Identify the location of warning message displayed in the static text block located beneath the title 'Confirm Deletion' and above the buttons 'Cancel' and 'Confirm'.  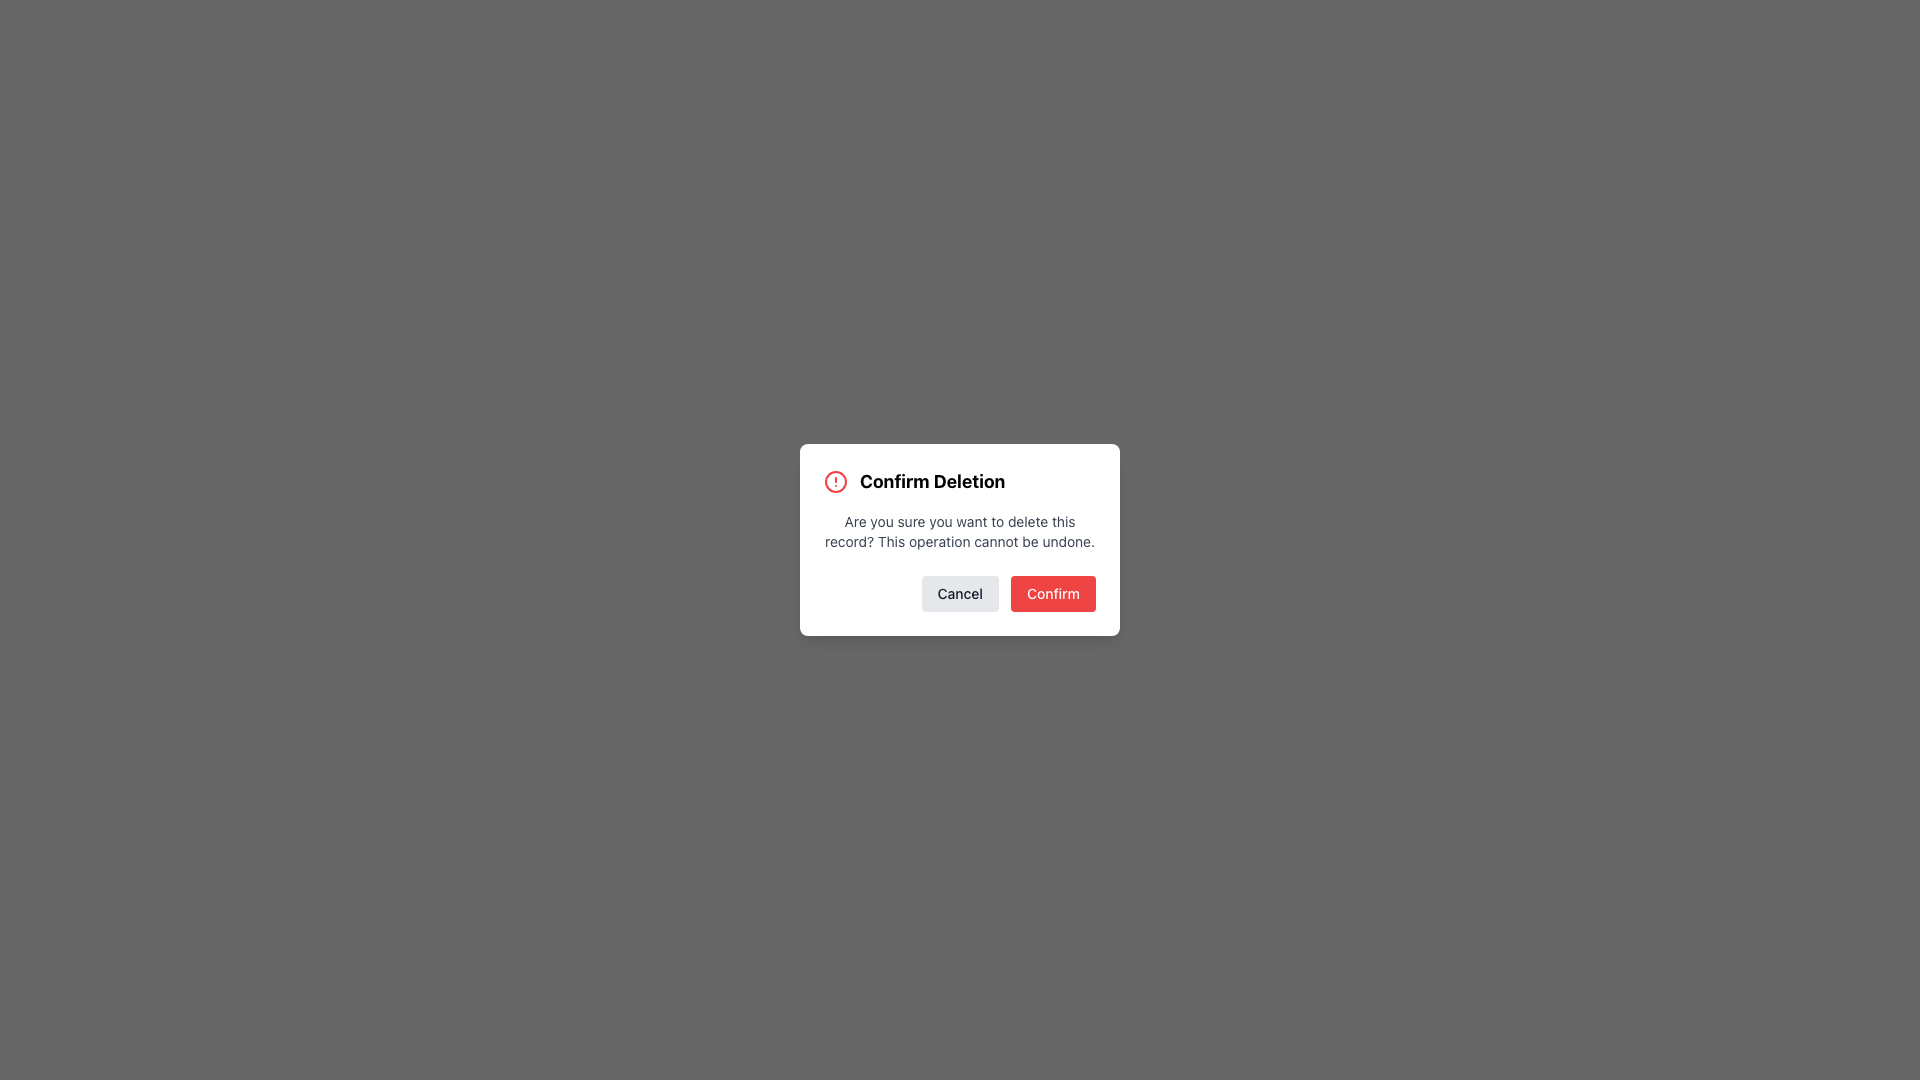
(960, 531).